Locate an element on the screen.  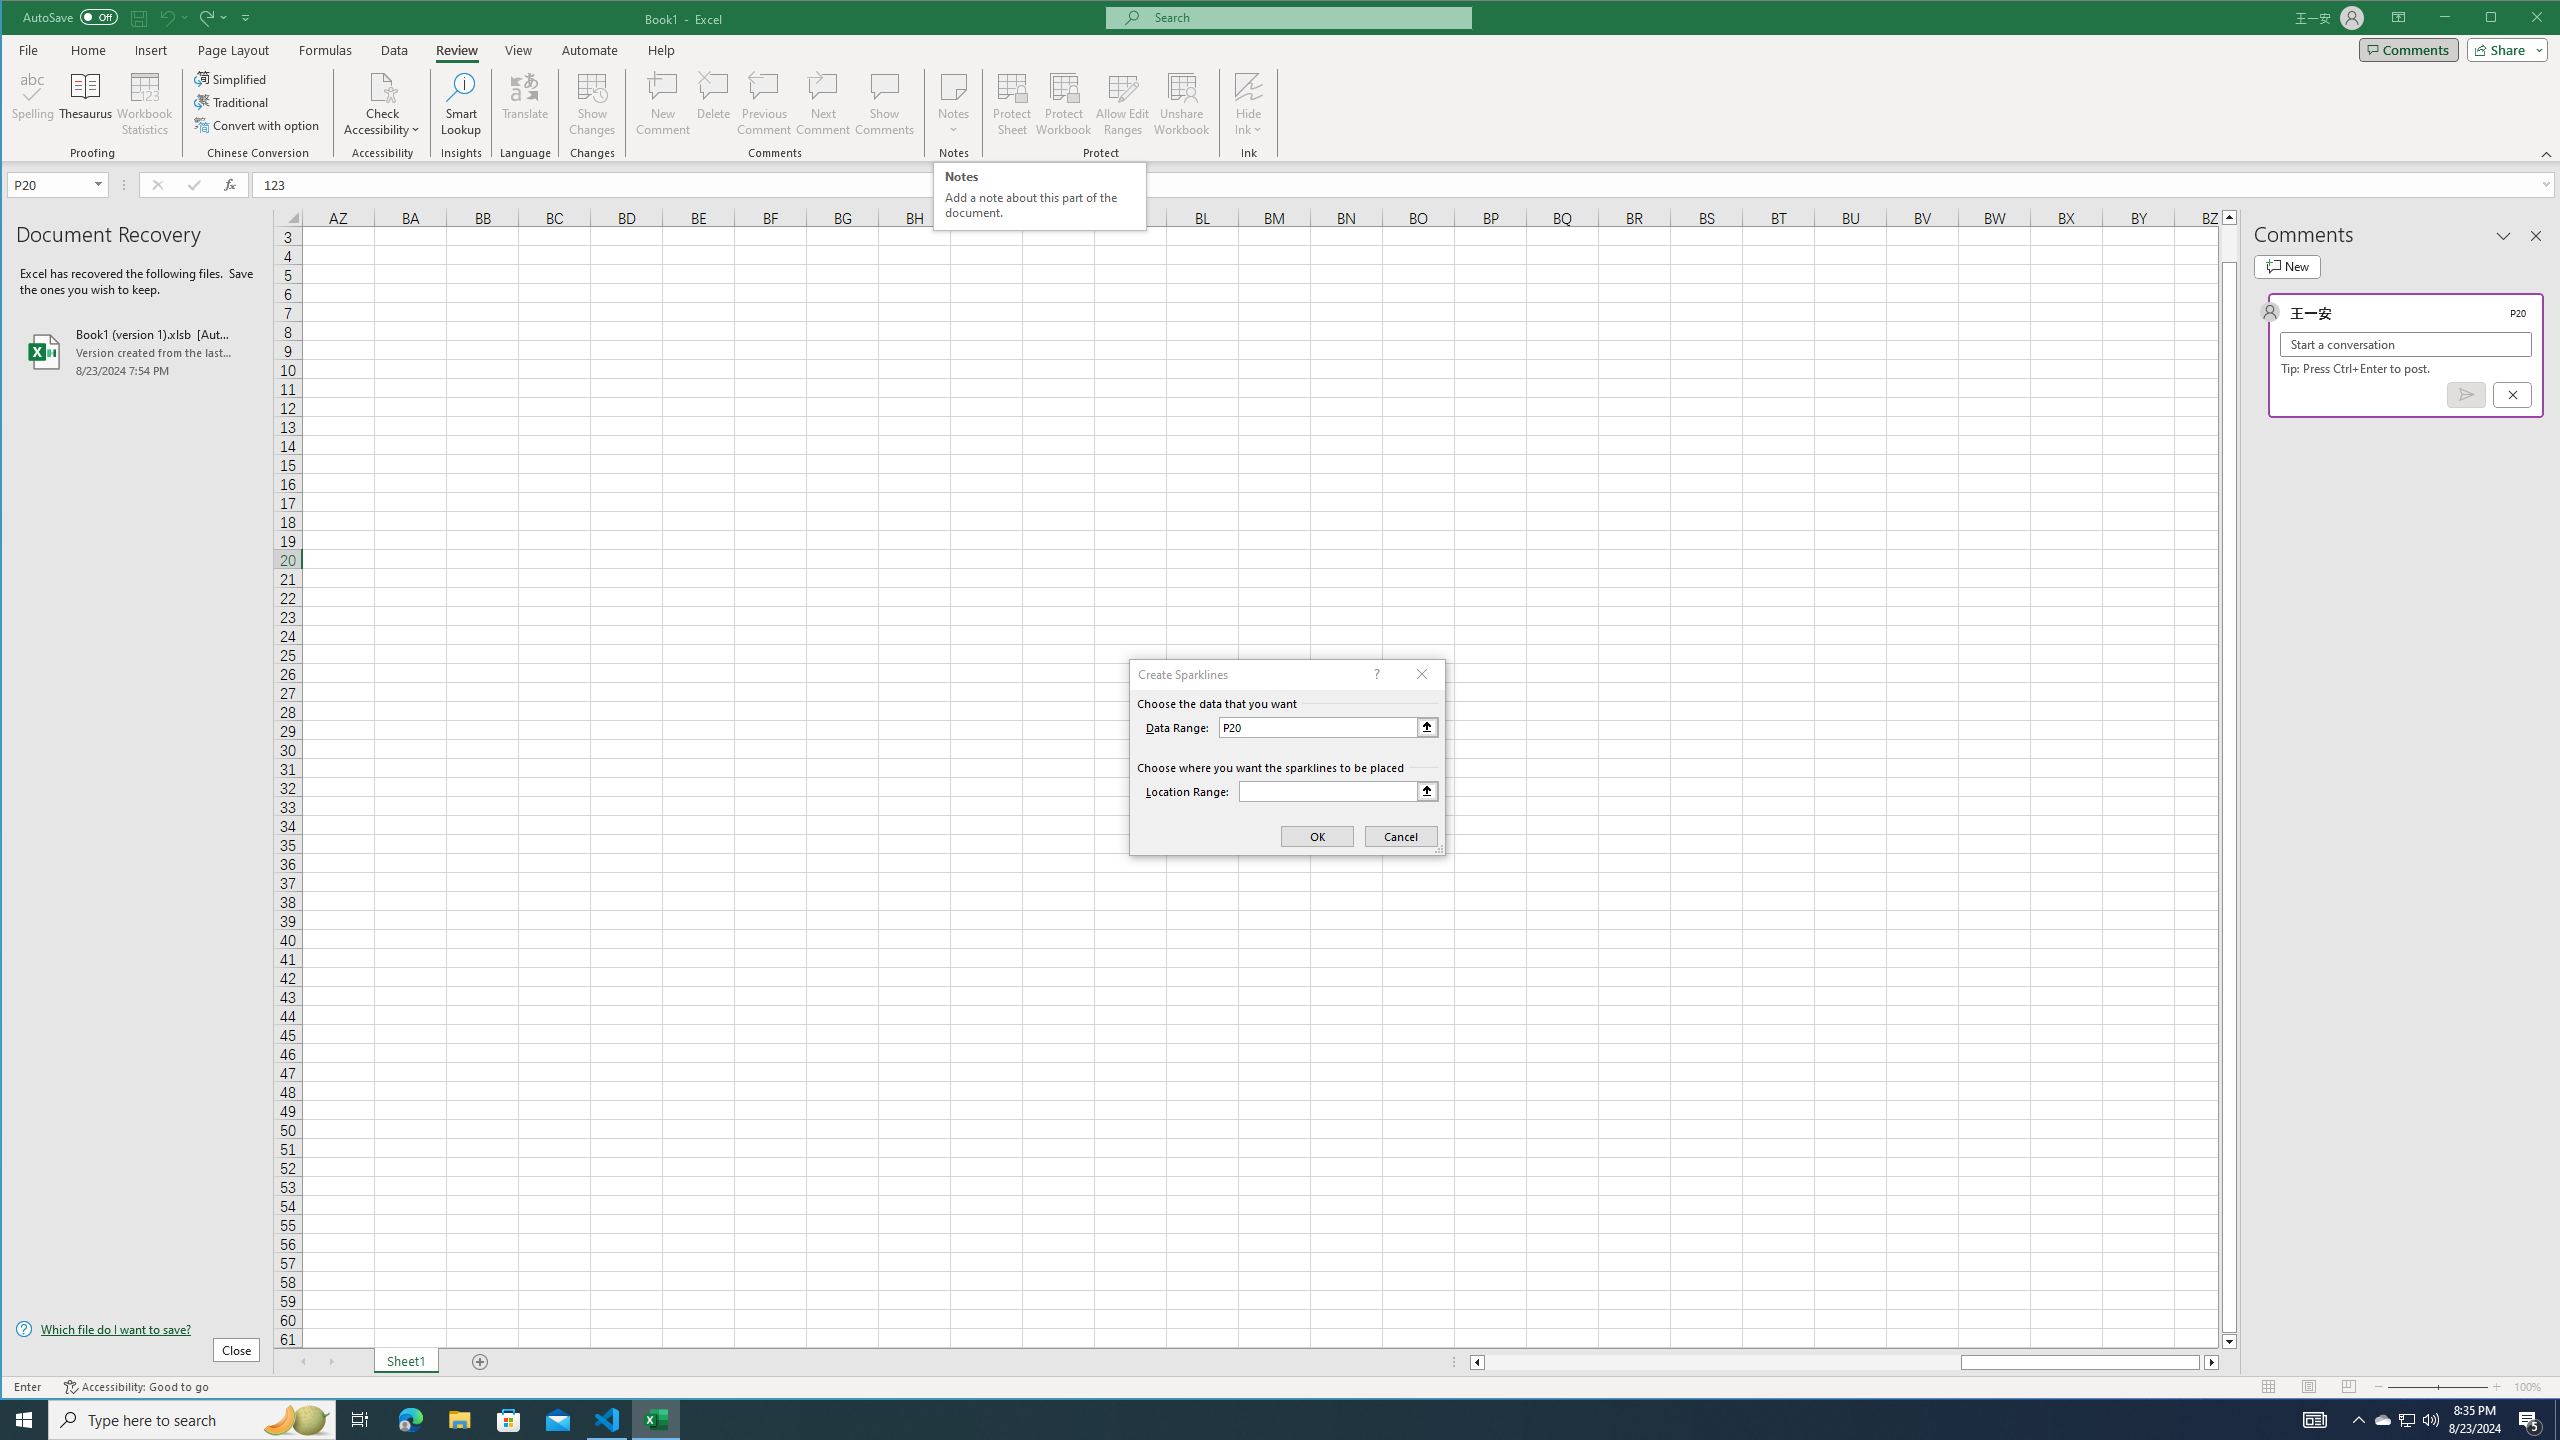
'Redo' is located at coordinates (211, 16).